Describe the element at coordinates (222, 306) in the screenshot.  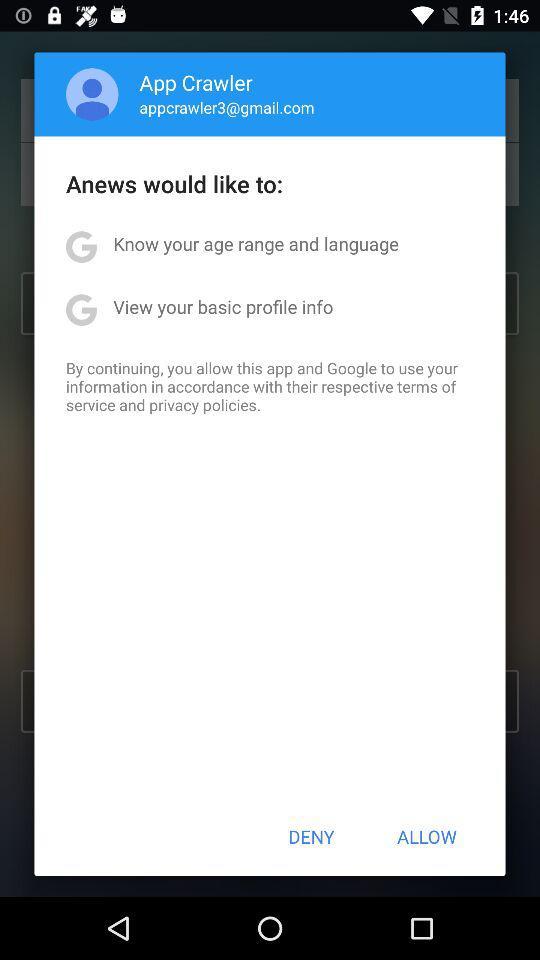
I see `the icon above by continuing you icon` at that location.